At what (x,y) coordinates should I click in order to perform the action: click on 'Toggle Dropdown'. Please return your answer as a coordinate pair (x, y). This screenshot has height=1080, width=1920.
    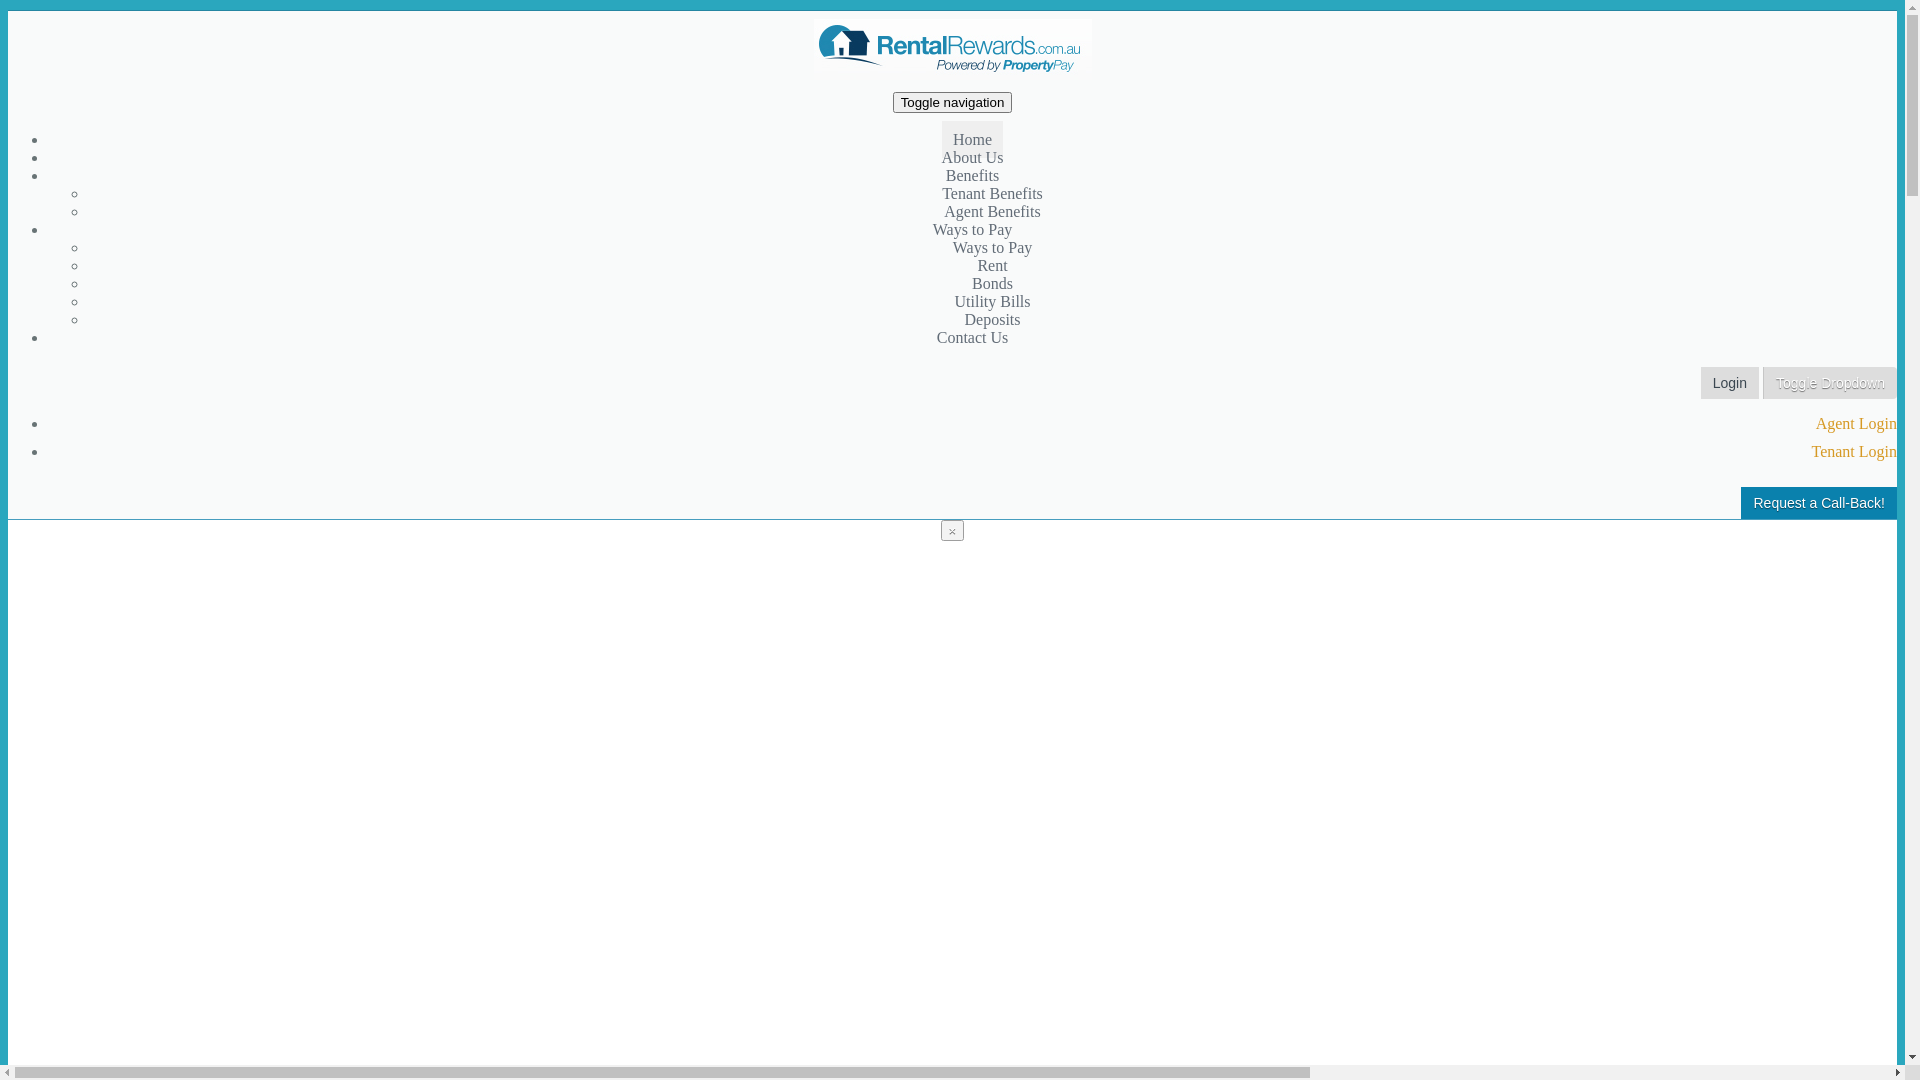
    Looking at the image, I should click on (1762, 382).